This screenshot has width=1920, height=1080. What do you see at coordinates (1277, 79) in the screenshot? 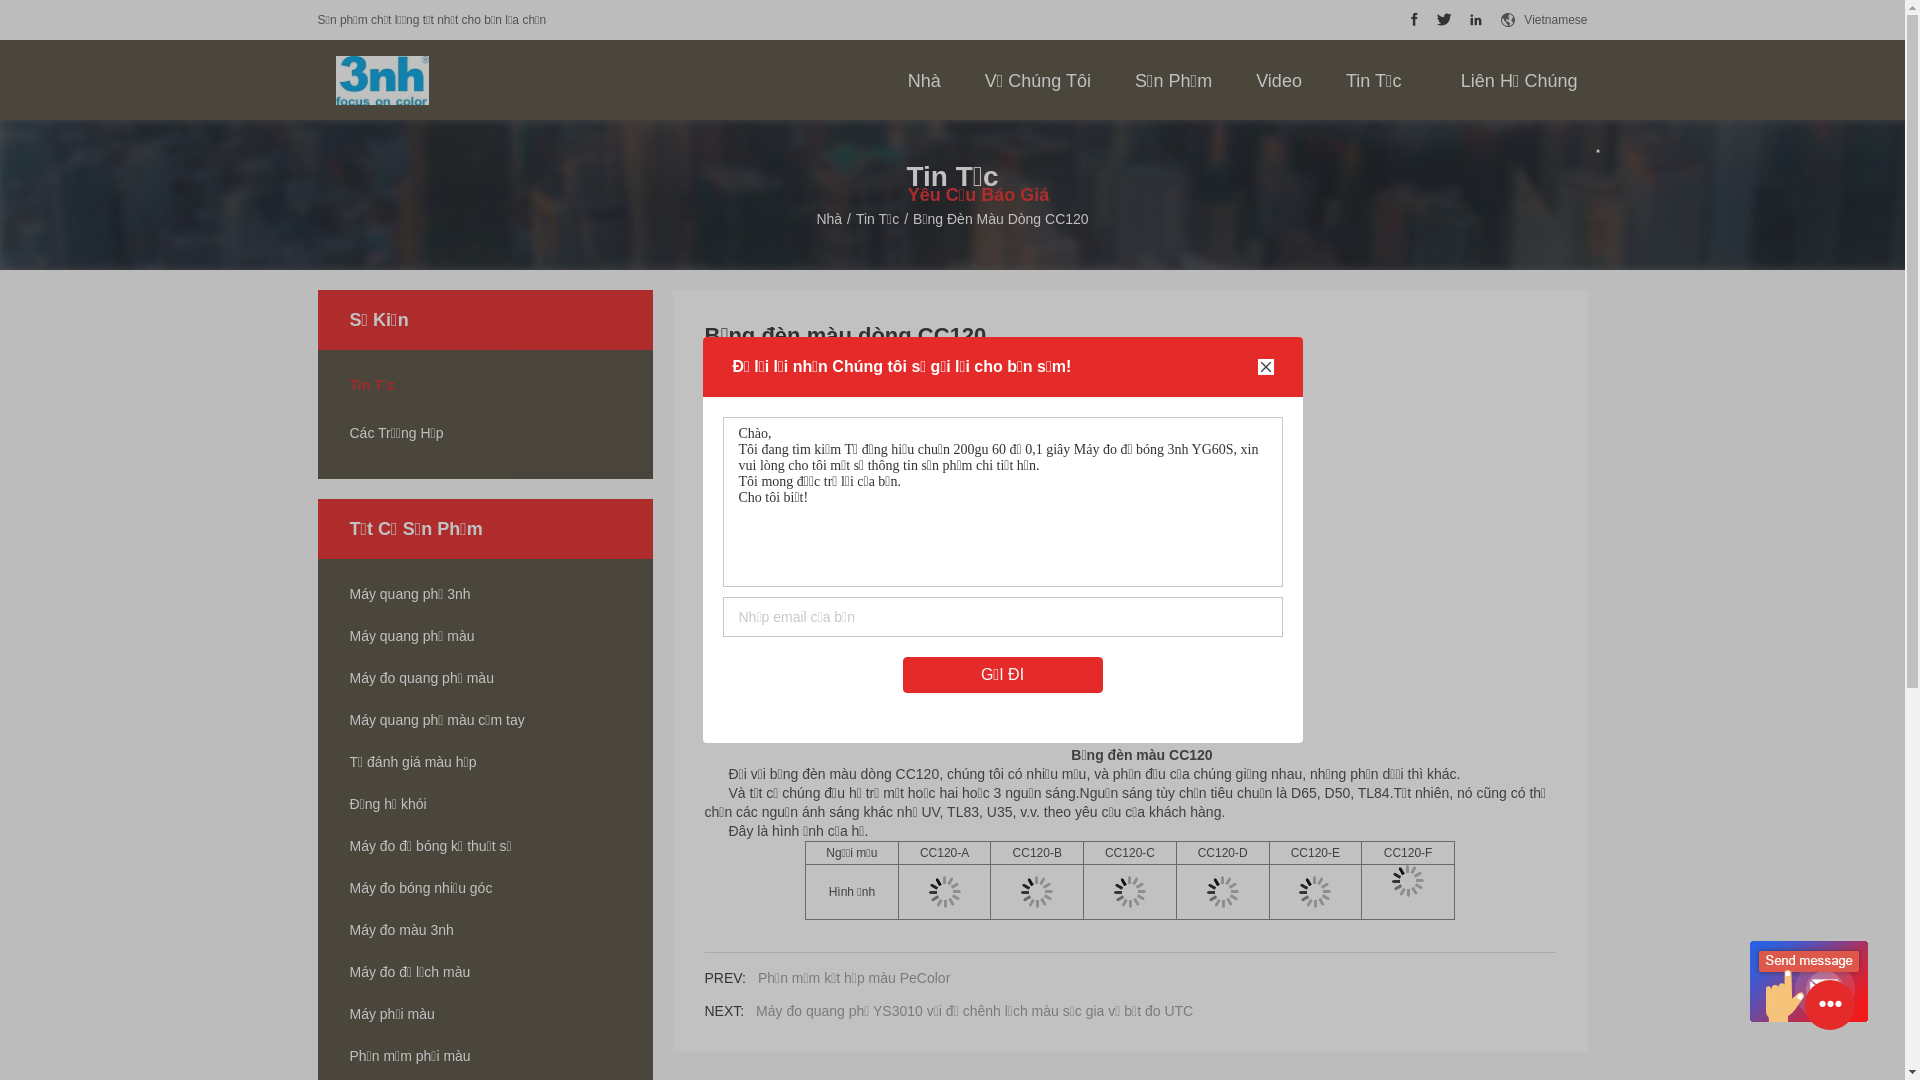
I see `'Video'` at bounding box center [1277, 79].